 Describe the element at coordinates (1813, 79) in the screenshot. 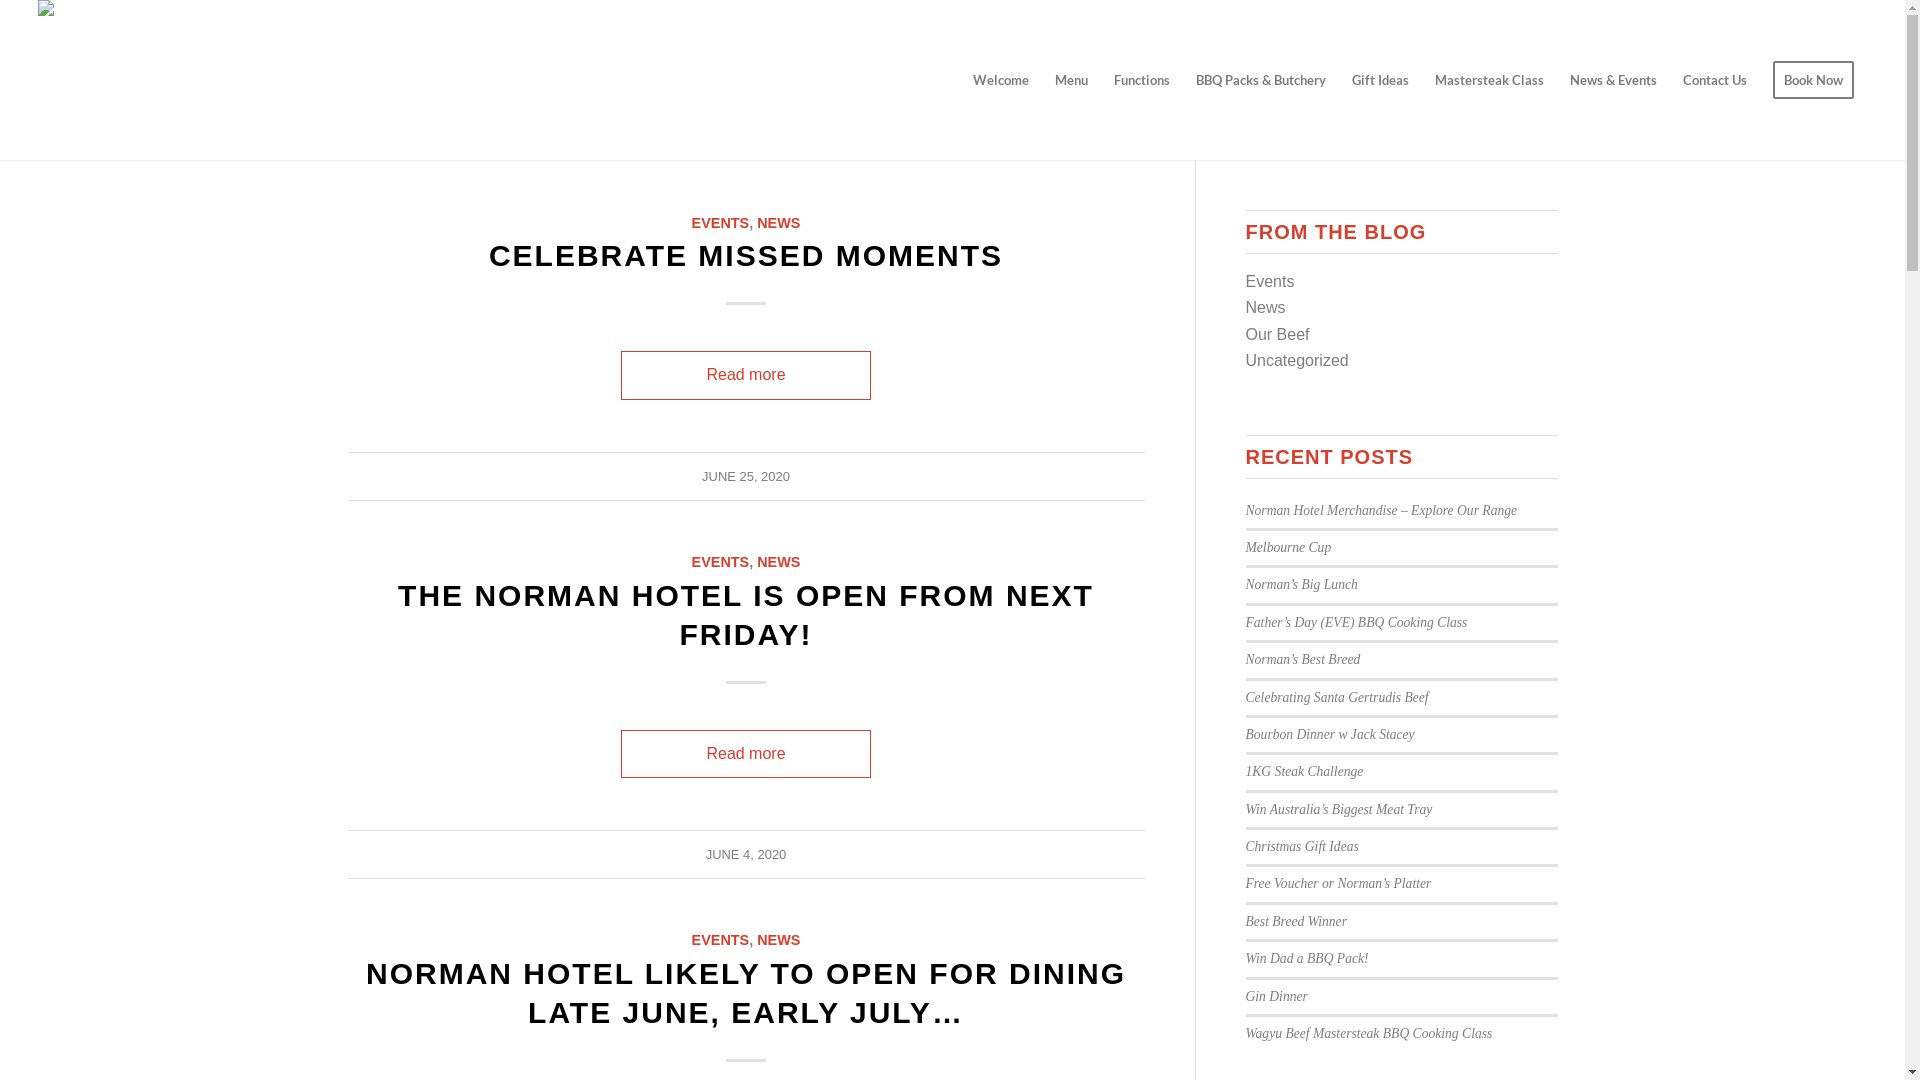

I see `'Book Now'` at that location.